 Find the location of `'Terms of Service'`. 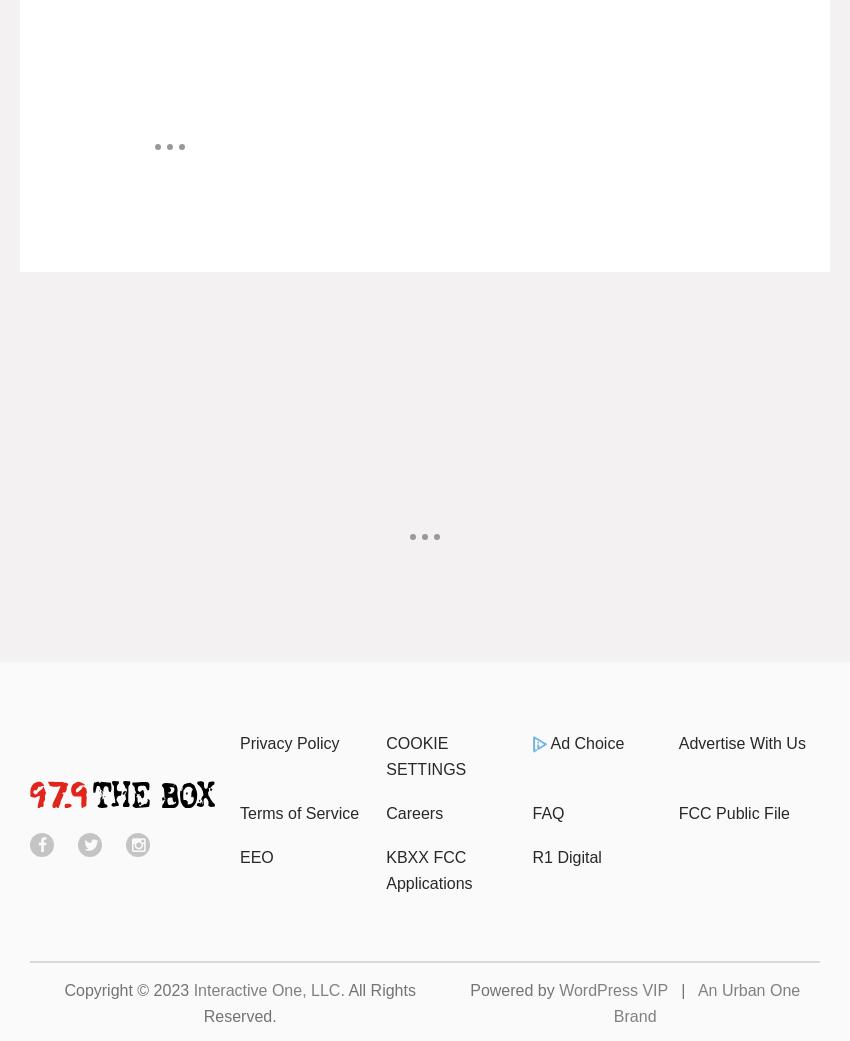

'Terms of Service' is located at coordinates (299, 812).